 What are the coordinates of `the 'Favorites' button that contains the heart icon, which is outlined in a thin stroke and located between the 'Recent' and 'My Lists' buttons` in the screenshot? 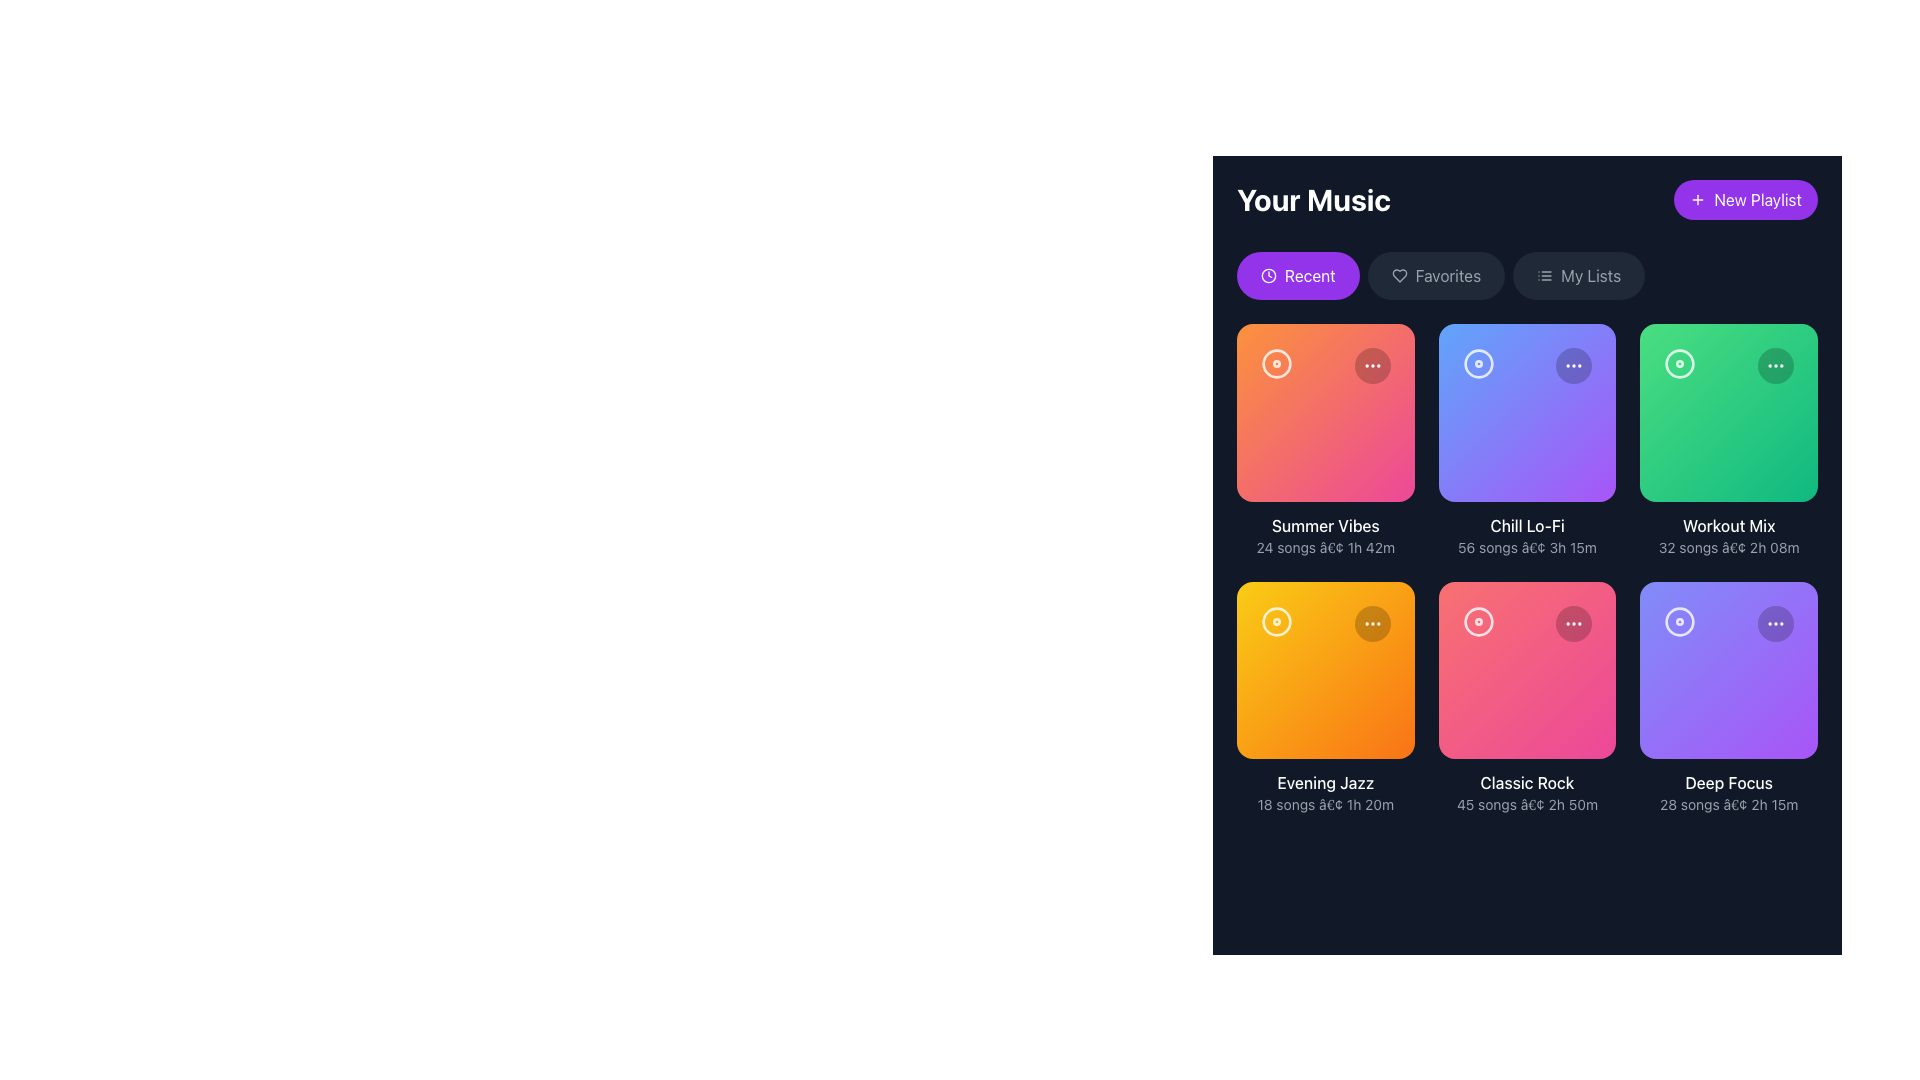 It's located at (1398, 276).